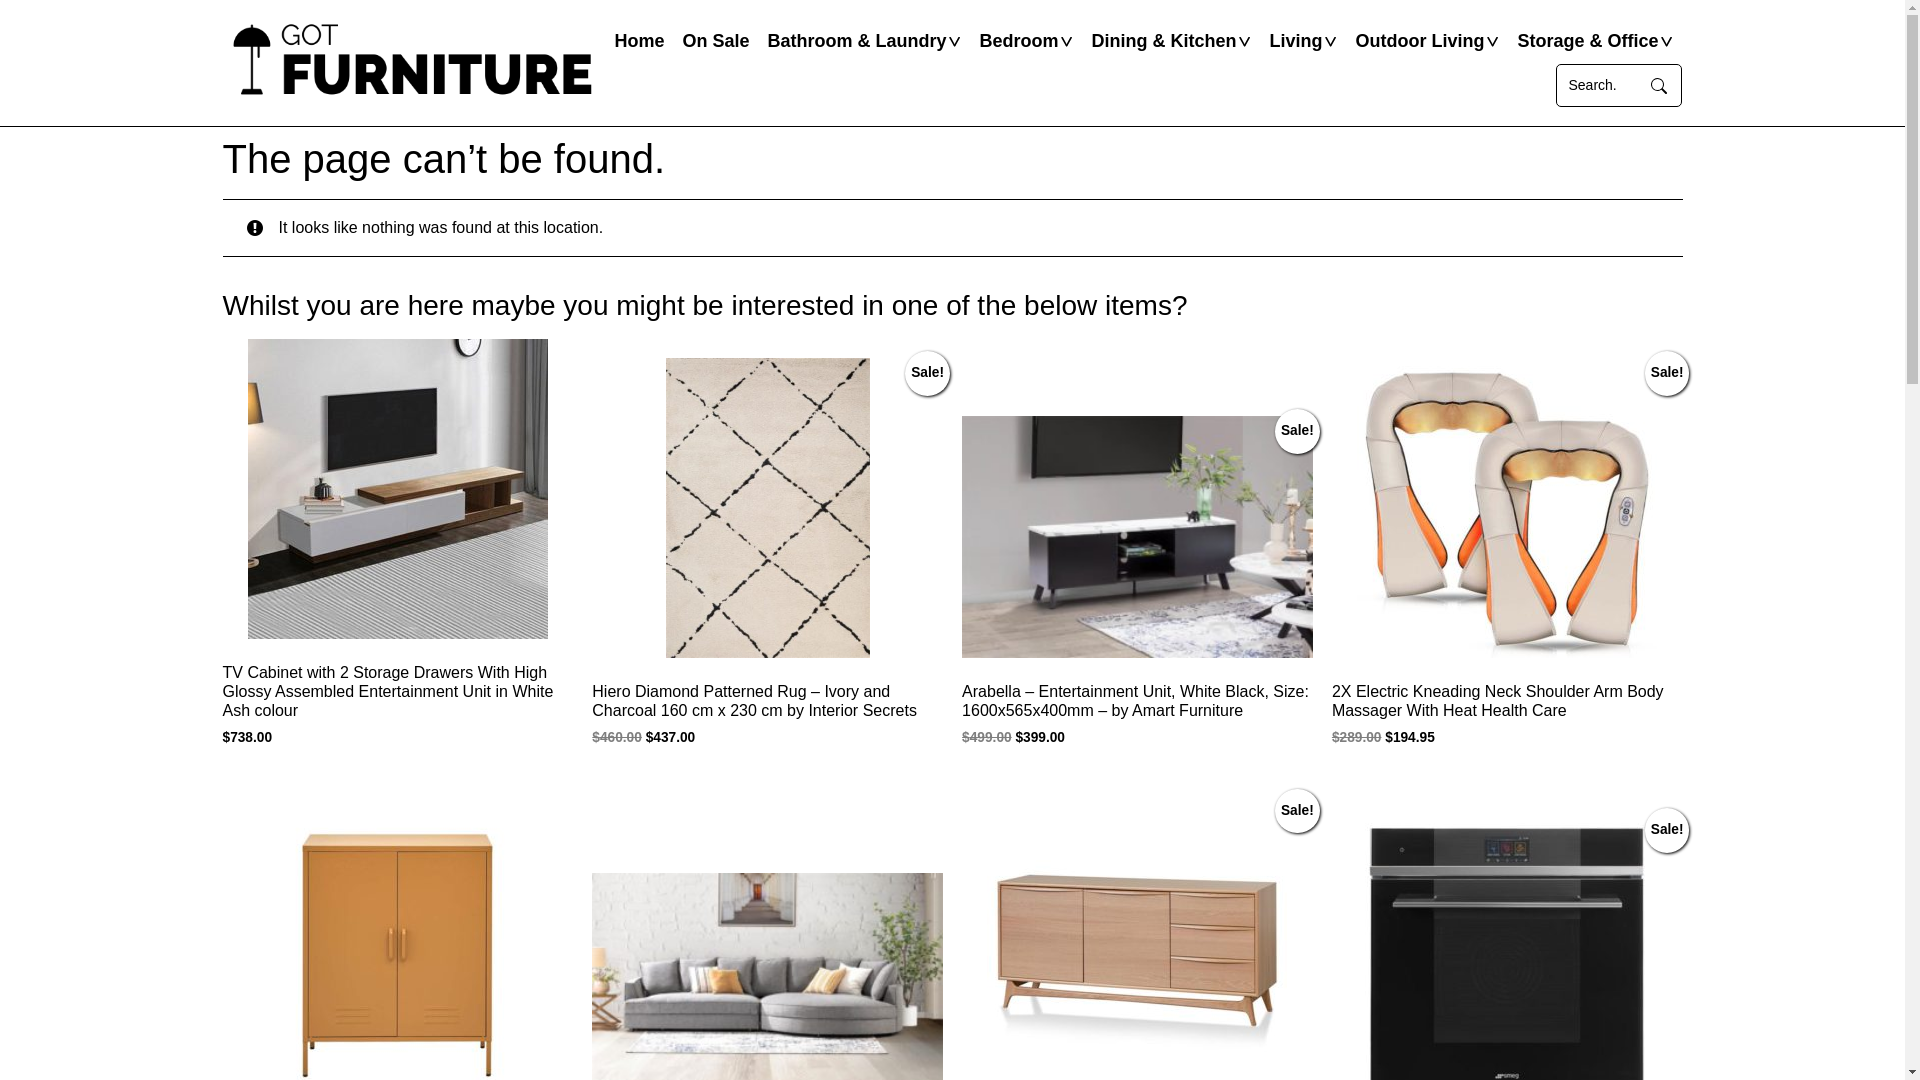 The image size is (1920, 1080). What do you see at coordinates (1597, 84) in the screenshot?
I see `'Search'` at bounding box center [1597, 84].